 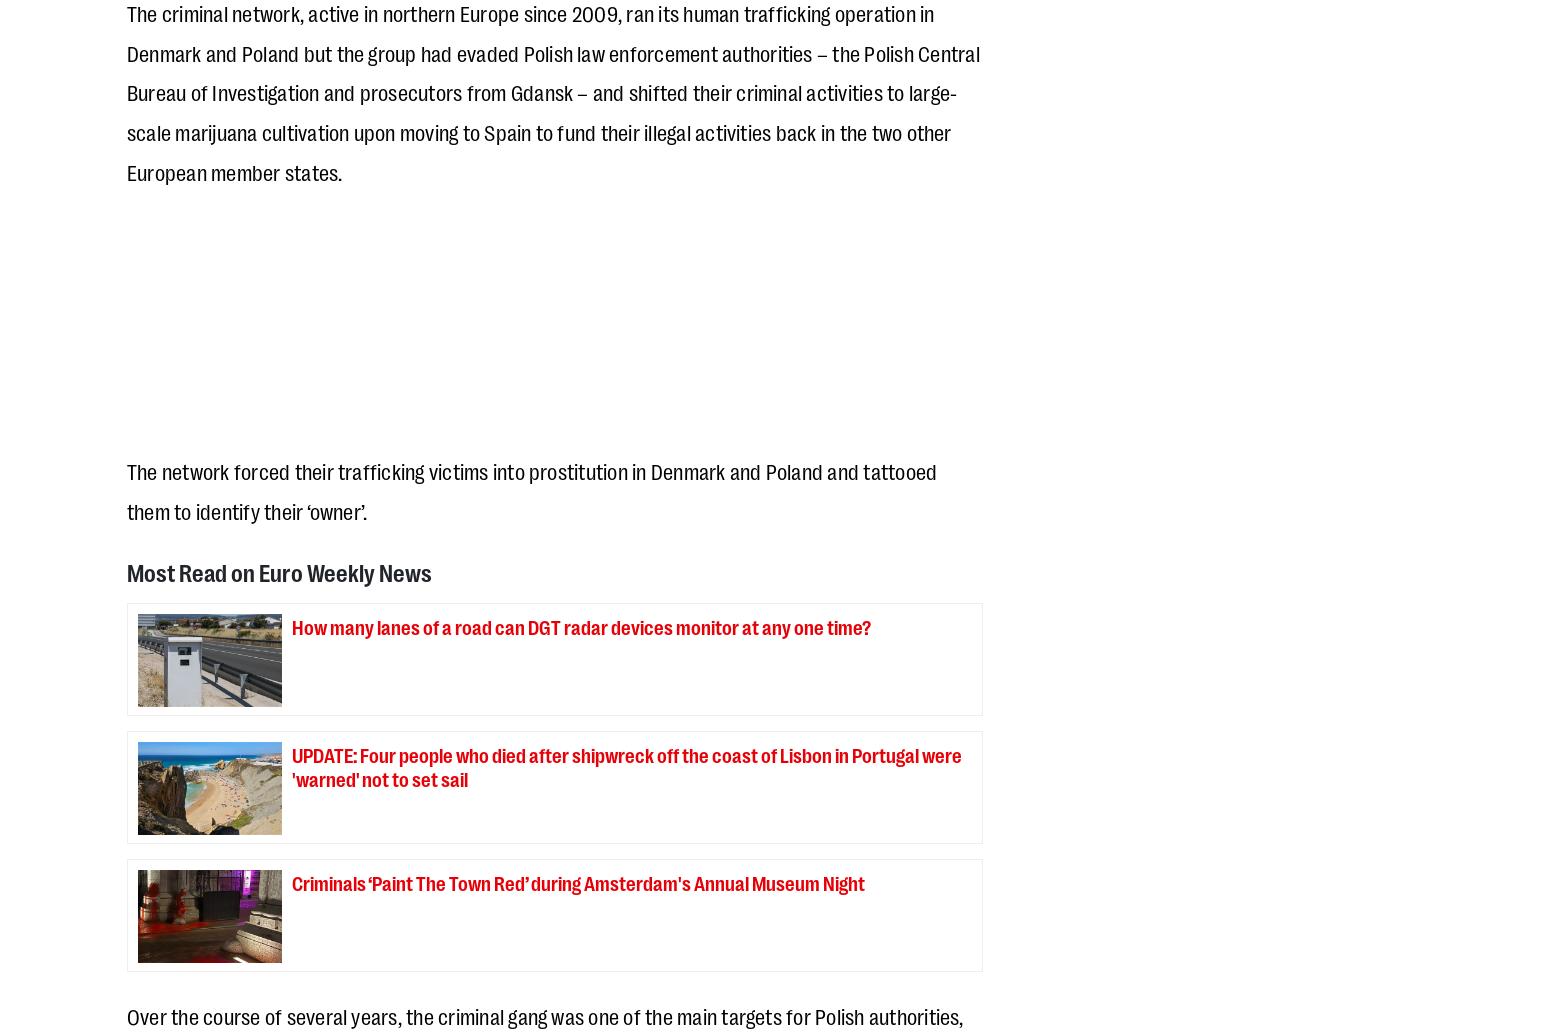 I want to click on 'Our publication has won numerous awards over the last 25 years including Best Free Newspaper of the Year (Premios AEEPP), Company of the Year (Costa del Sol Business Awards) and Collaboration with Foreigners honours (Mijas Town Hall). All of this comes at ZERO cost to our readers. All our print and online content always has been and always will be FREE OF CHARGE.', so click(x=549, y=743).